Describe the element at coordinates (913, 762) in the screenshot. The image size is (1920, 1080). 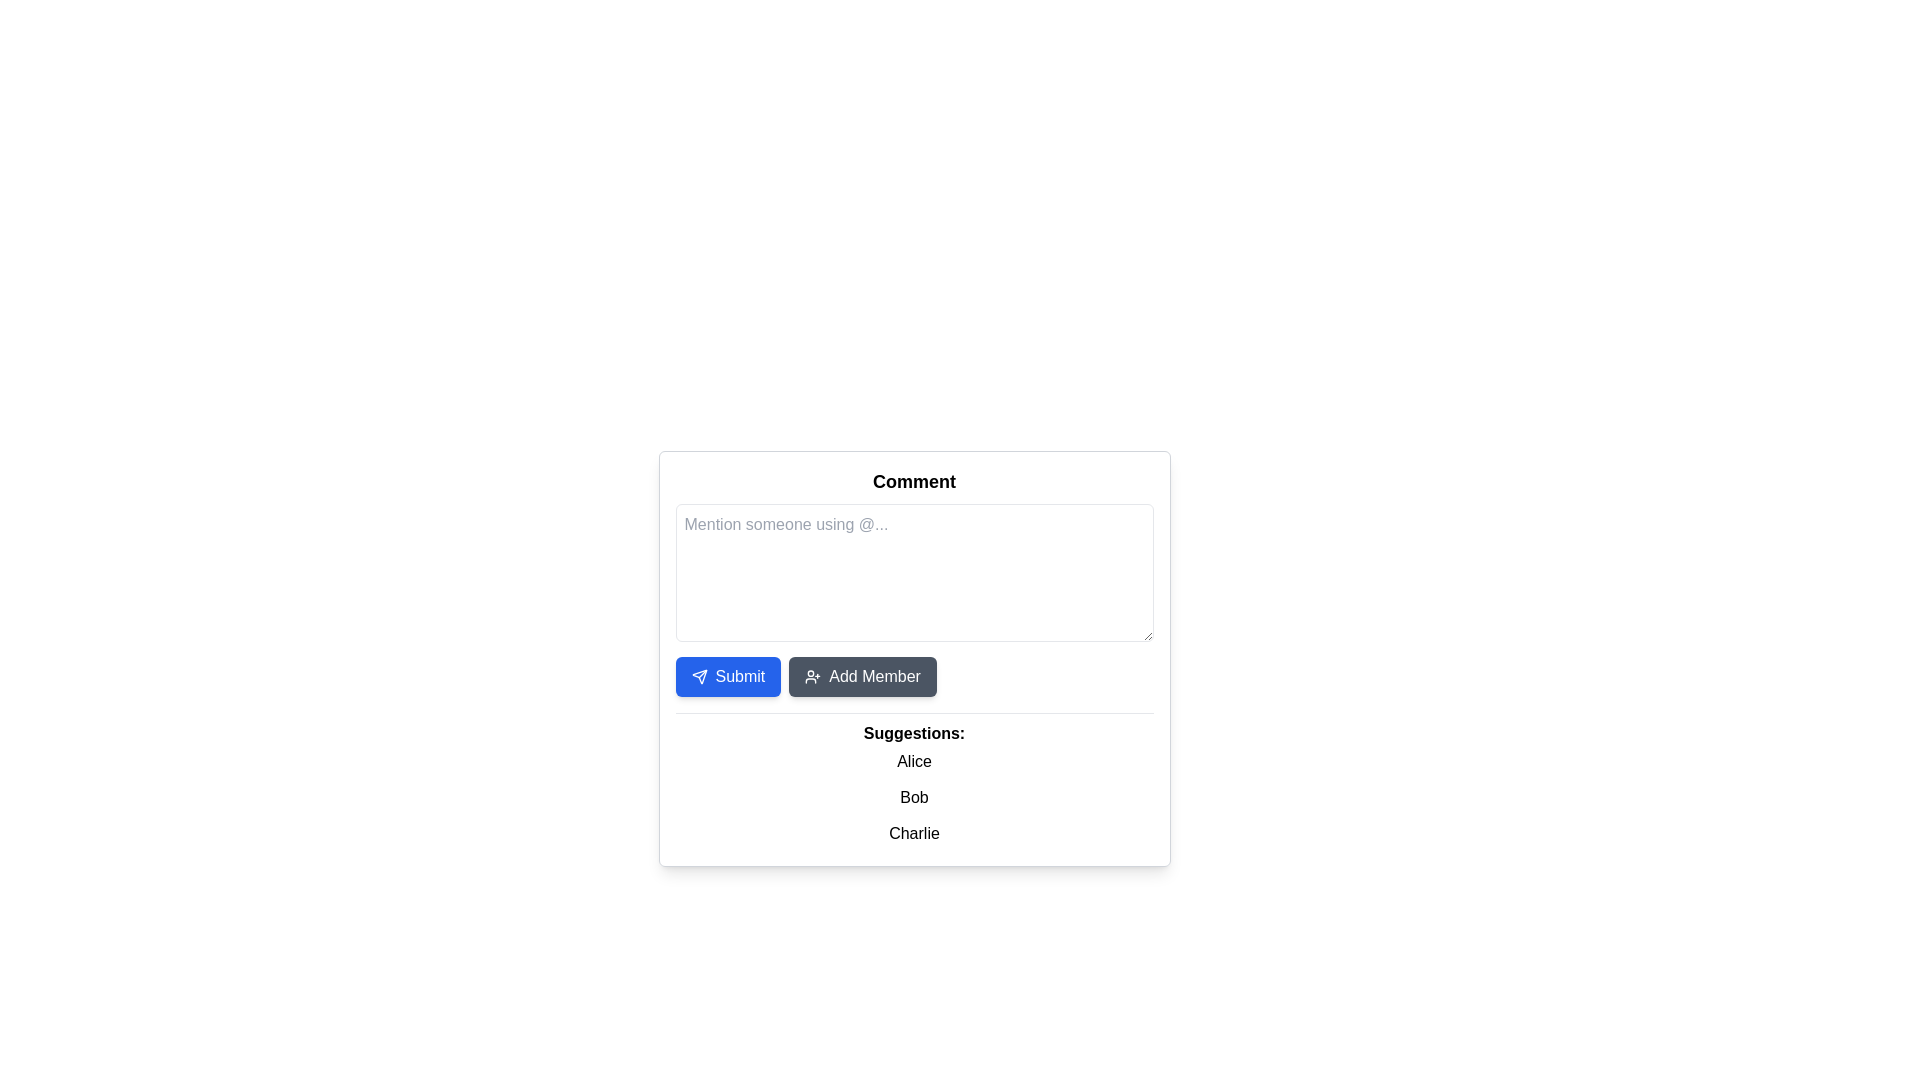
I see `the first item in the suggestions list, which is labeled 'Alice'` at that location.